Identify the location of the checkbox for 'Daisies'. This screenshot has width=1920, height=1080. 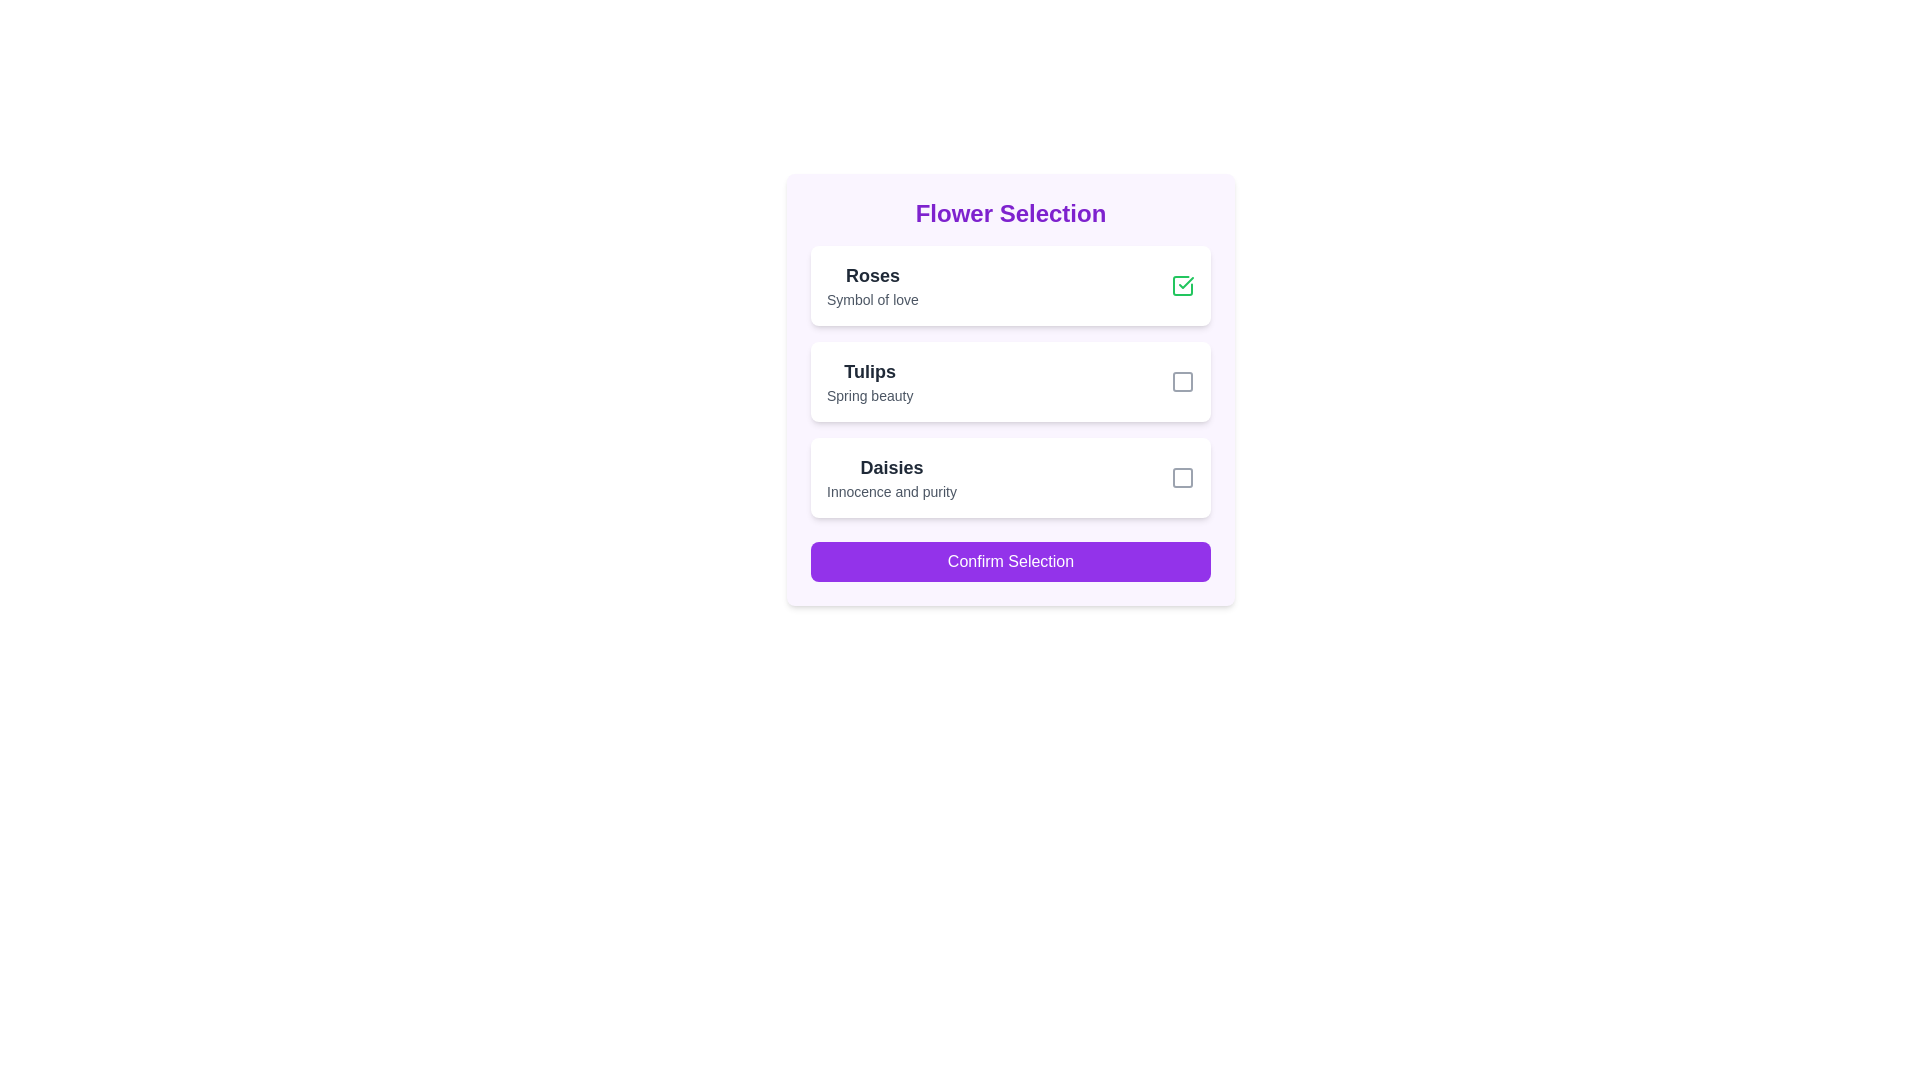
(1182, 478).